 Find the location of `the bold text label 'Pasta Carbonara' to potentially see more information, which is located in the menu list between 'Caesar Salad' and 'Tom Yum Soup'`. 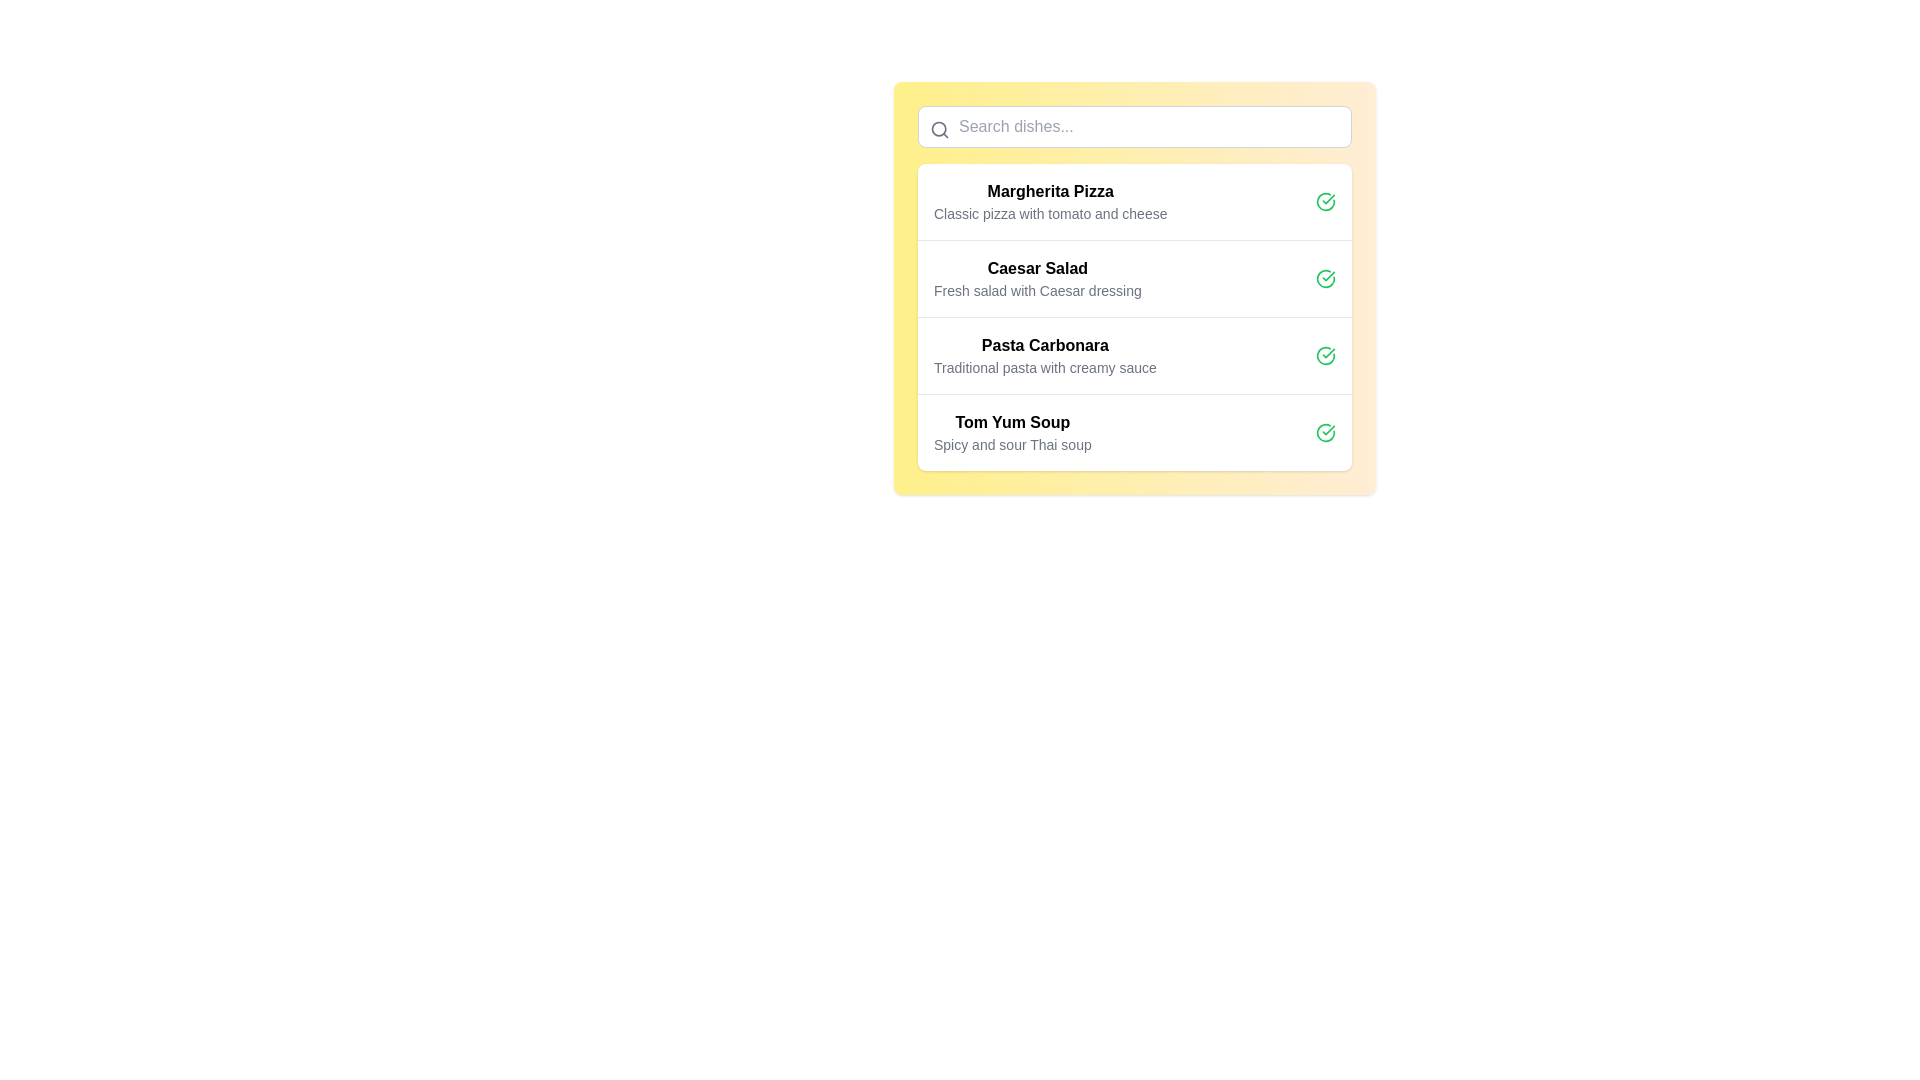

the bold text label 'Pasta Carbonara' to potentially see more information, which is located in the menu list between 'Caesar Salad' and 'Tom Yum Soup' is located at coordinates (1044, 345).